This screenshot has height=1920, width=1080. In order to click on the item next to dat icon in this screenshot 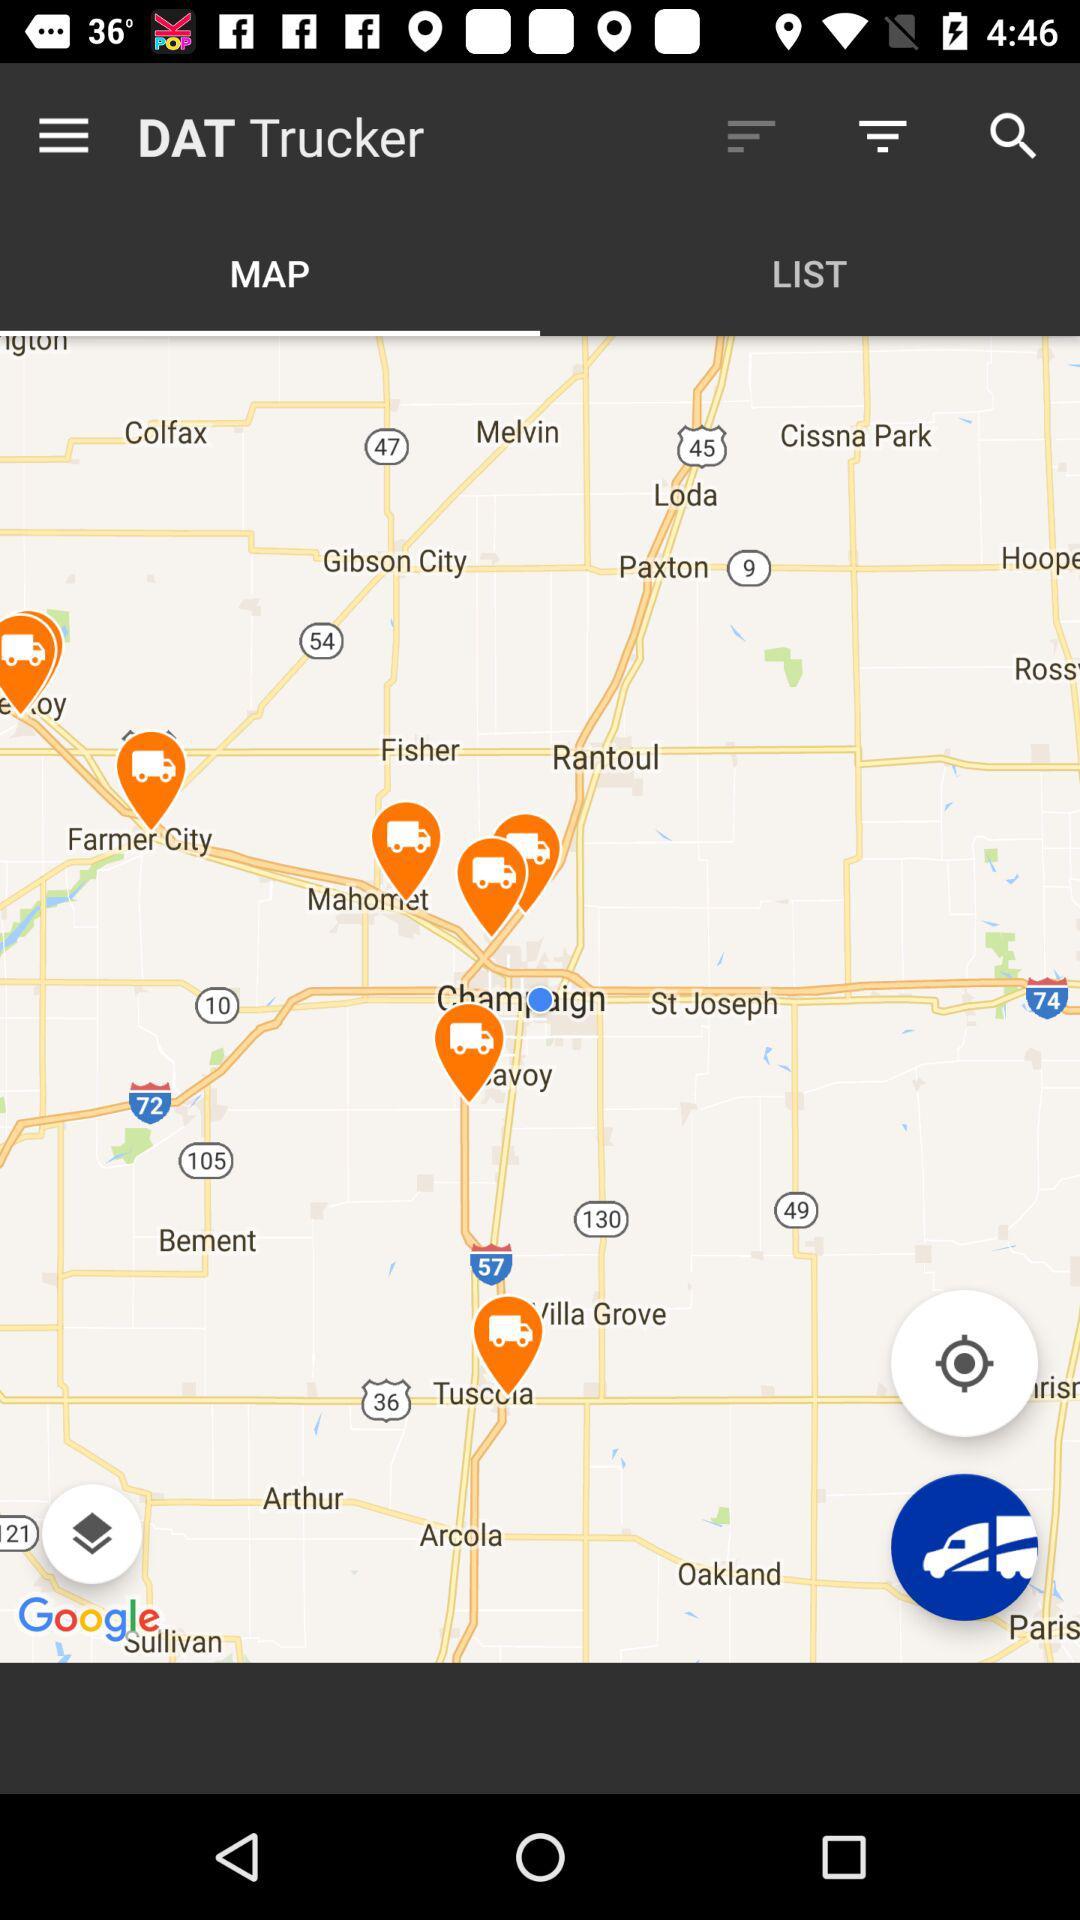, I will do `click(67, 135)`.